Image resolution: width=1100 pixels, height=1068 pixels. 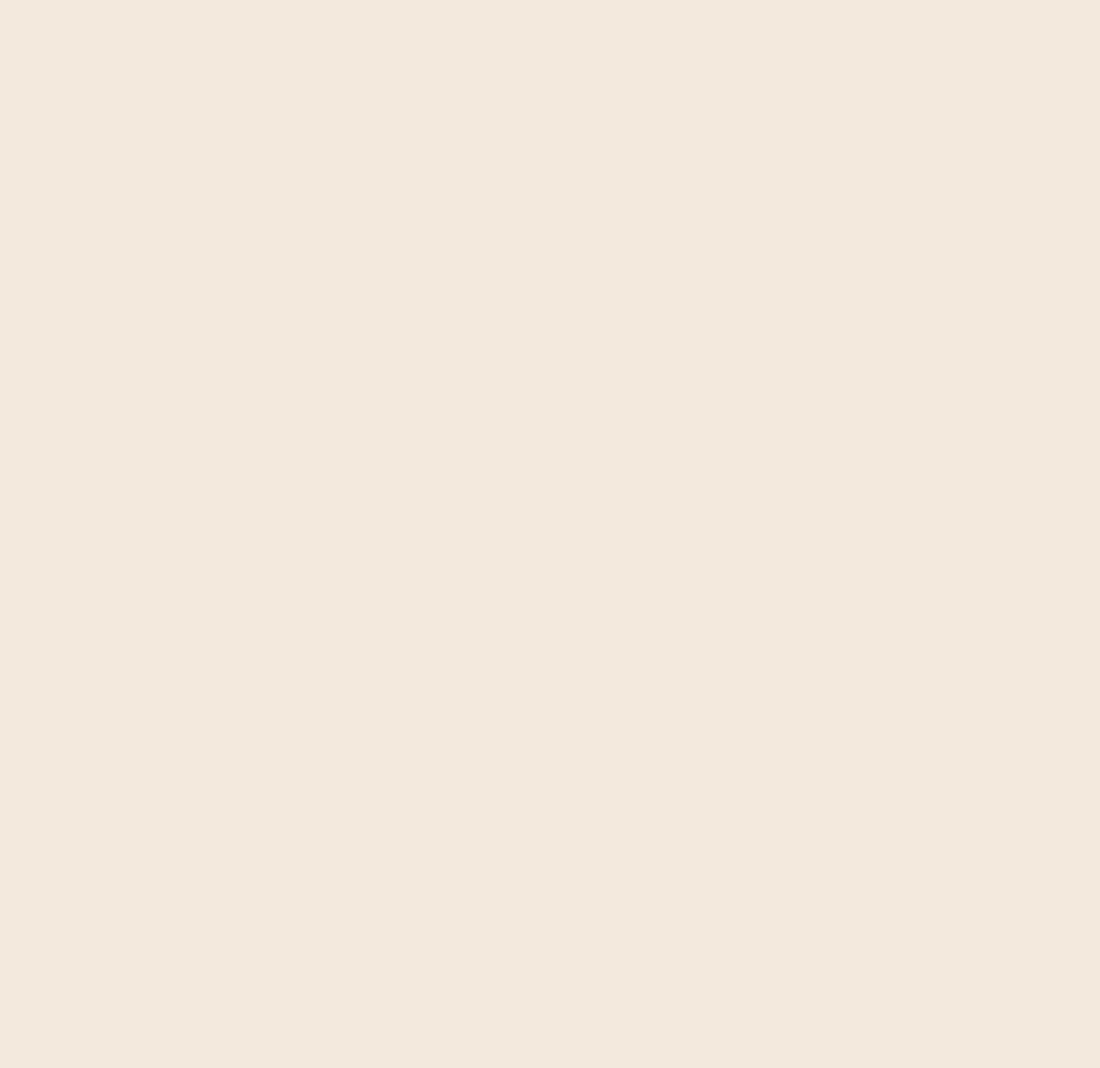 What do you see at coordinates (198, 147) in the screenshot?
I see `'It has been a momentous six months since our first Biannual Update. The Tezos ecosystem and community continue to grow and gain momentum.'` at bounding box center [198, 147].